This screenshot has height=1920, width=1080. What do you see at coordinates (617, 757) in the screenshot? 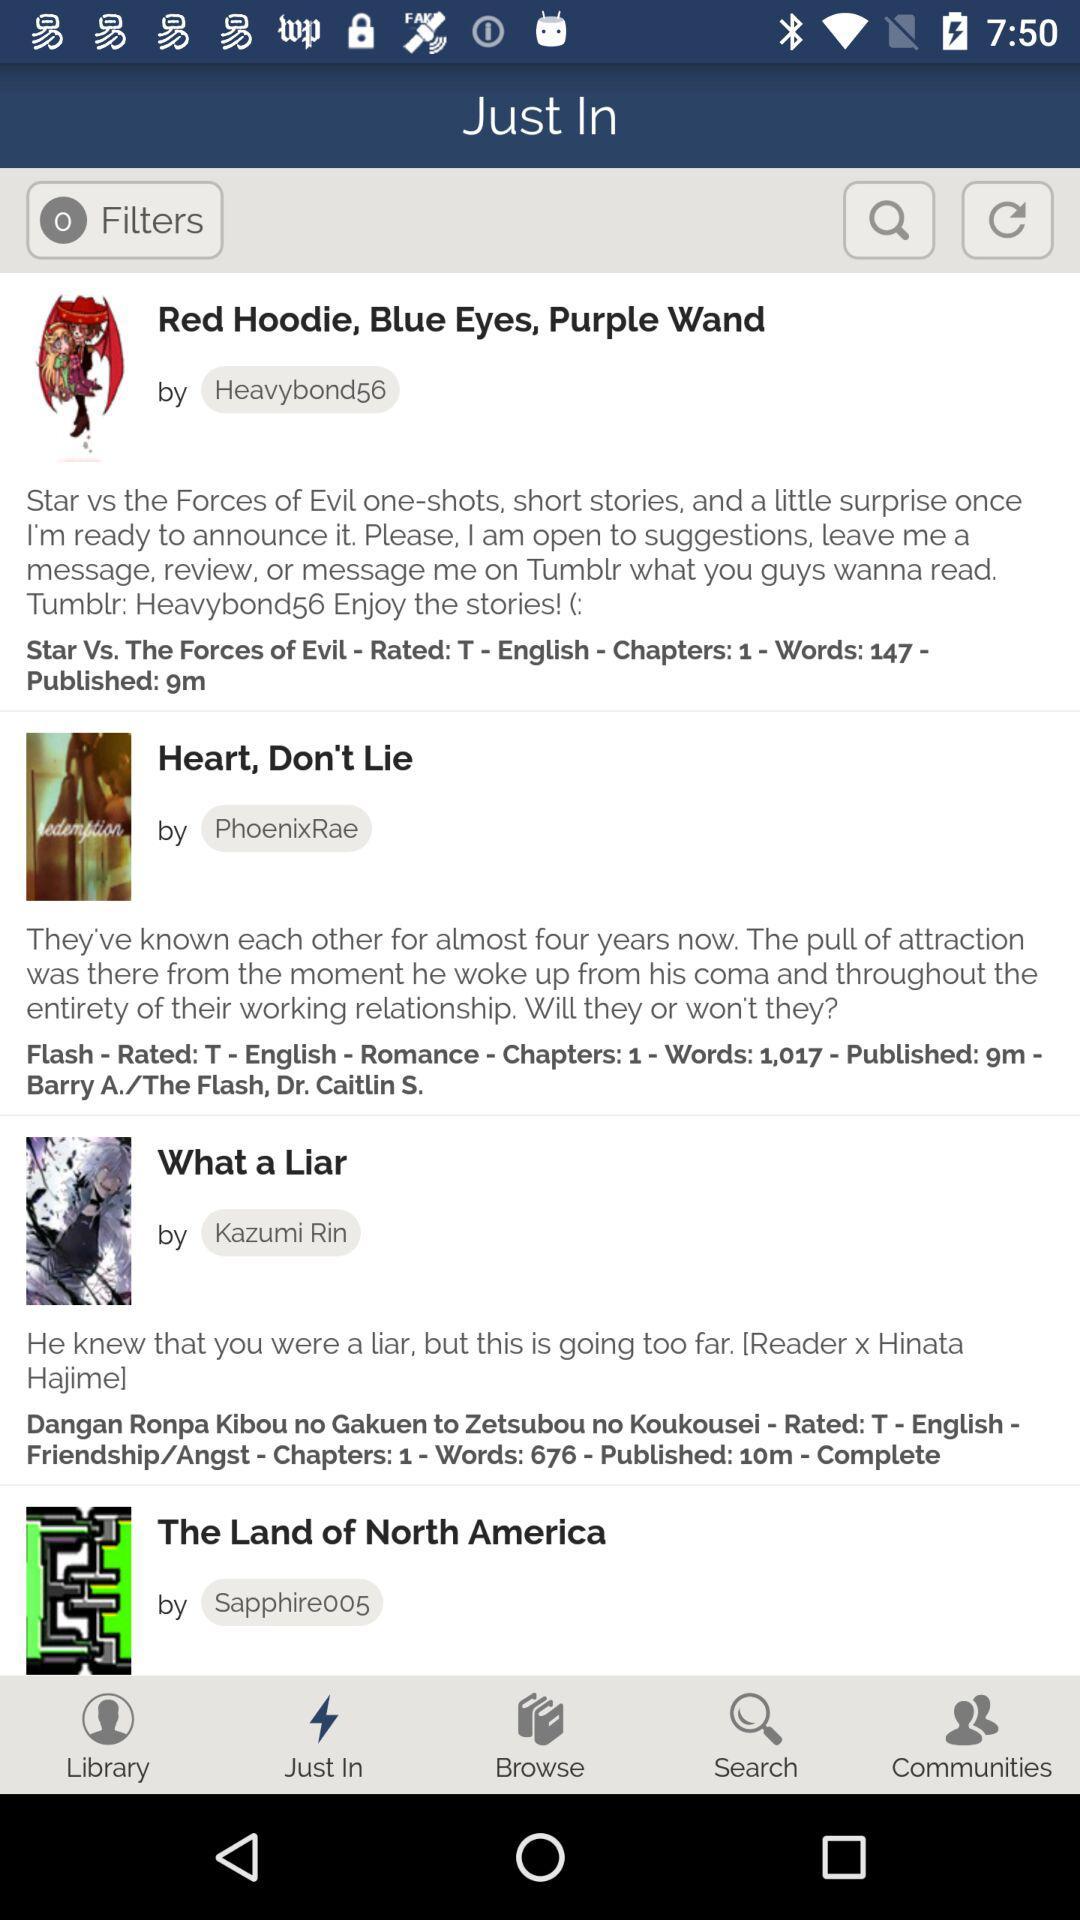
I see `item below the star vs the app` at bounding box center [617, 757].